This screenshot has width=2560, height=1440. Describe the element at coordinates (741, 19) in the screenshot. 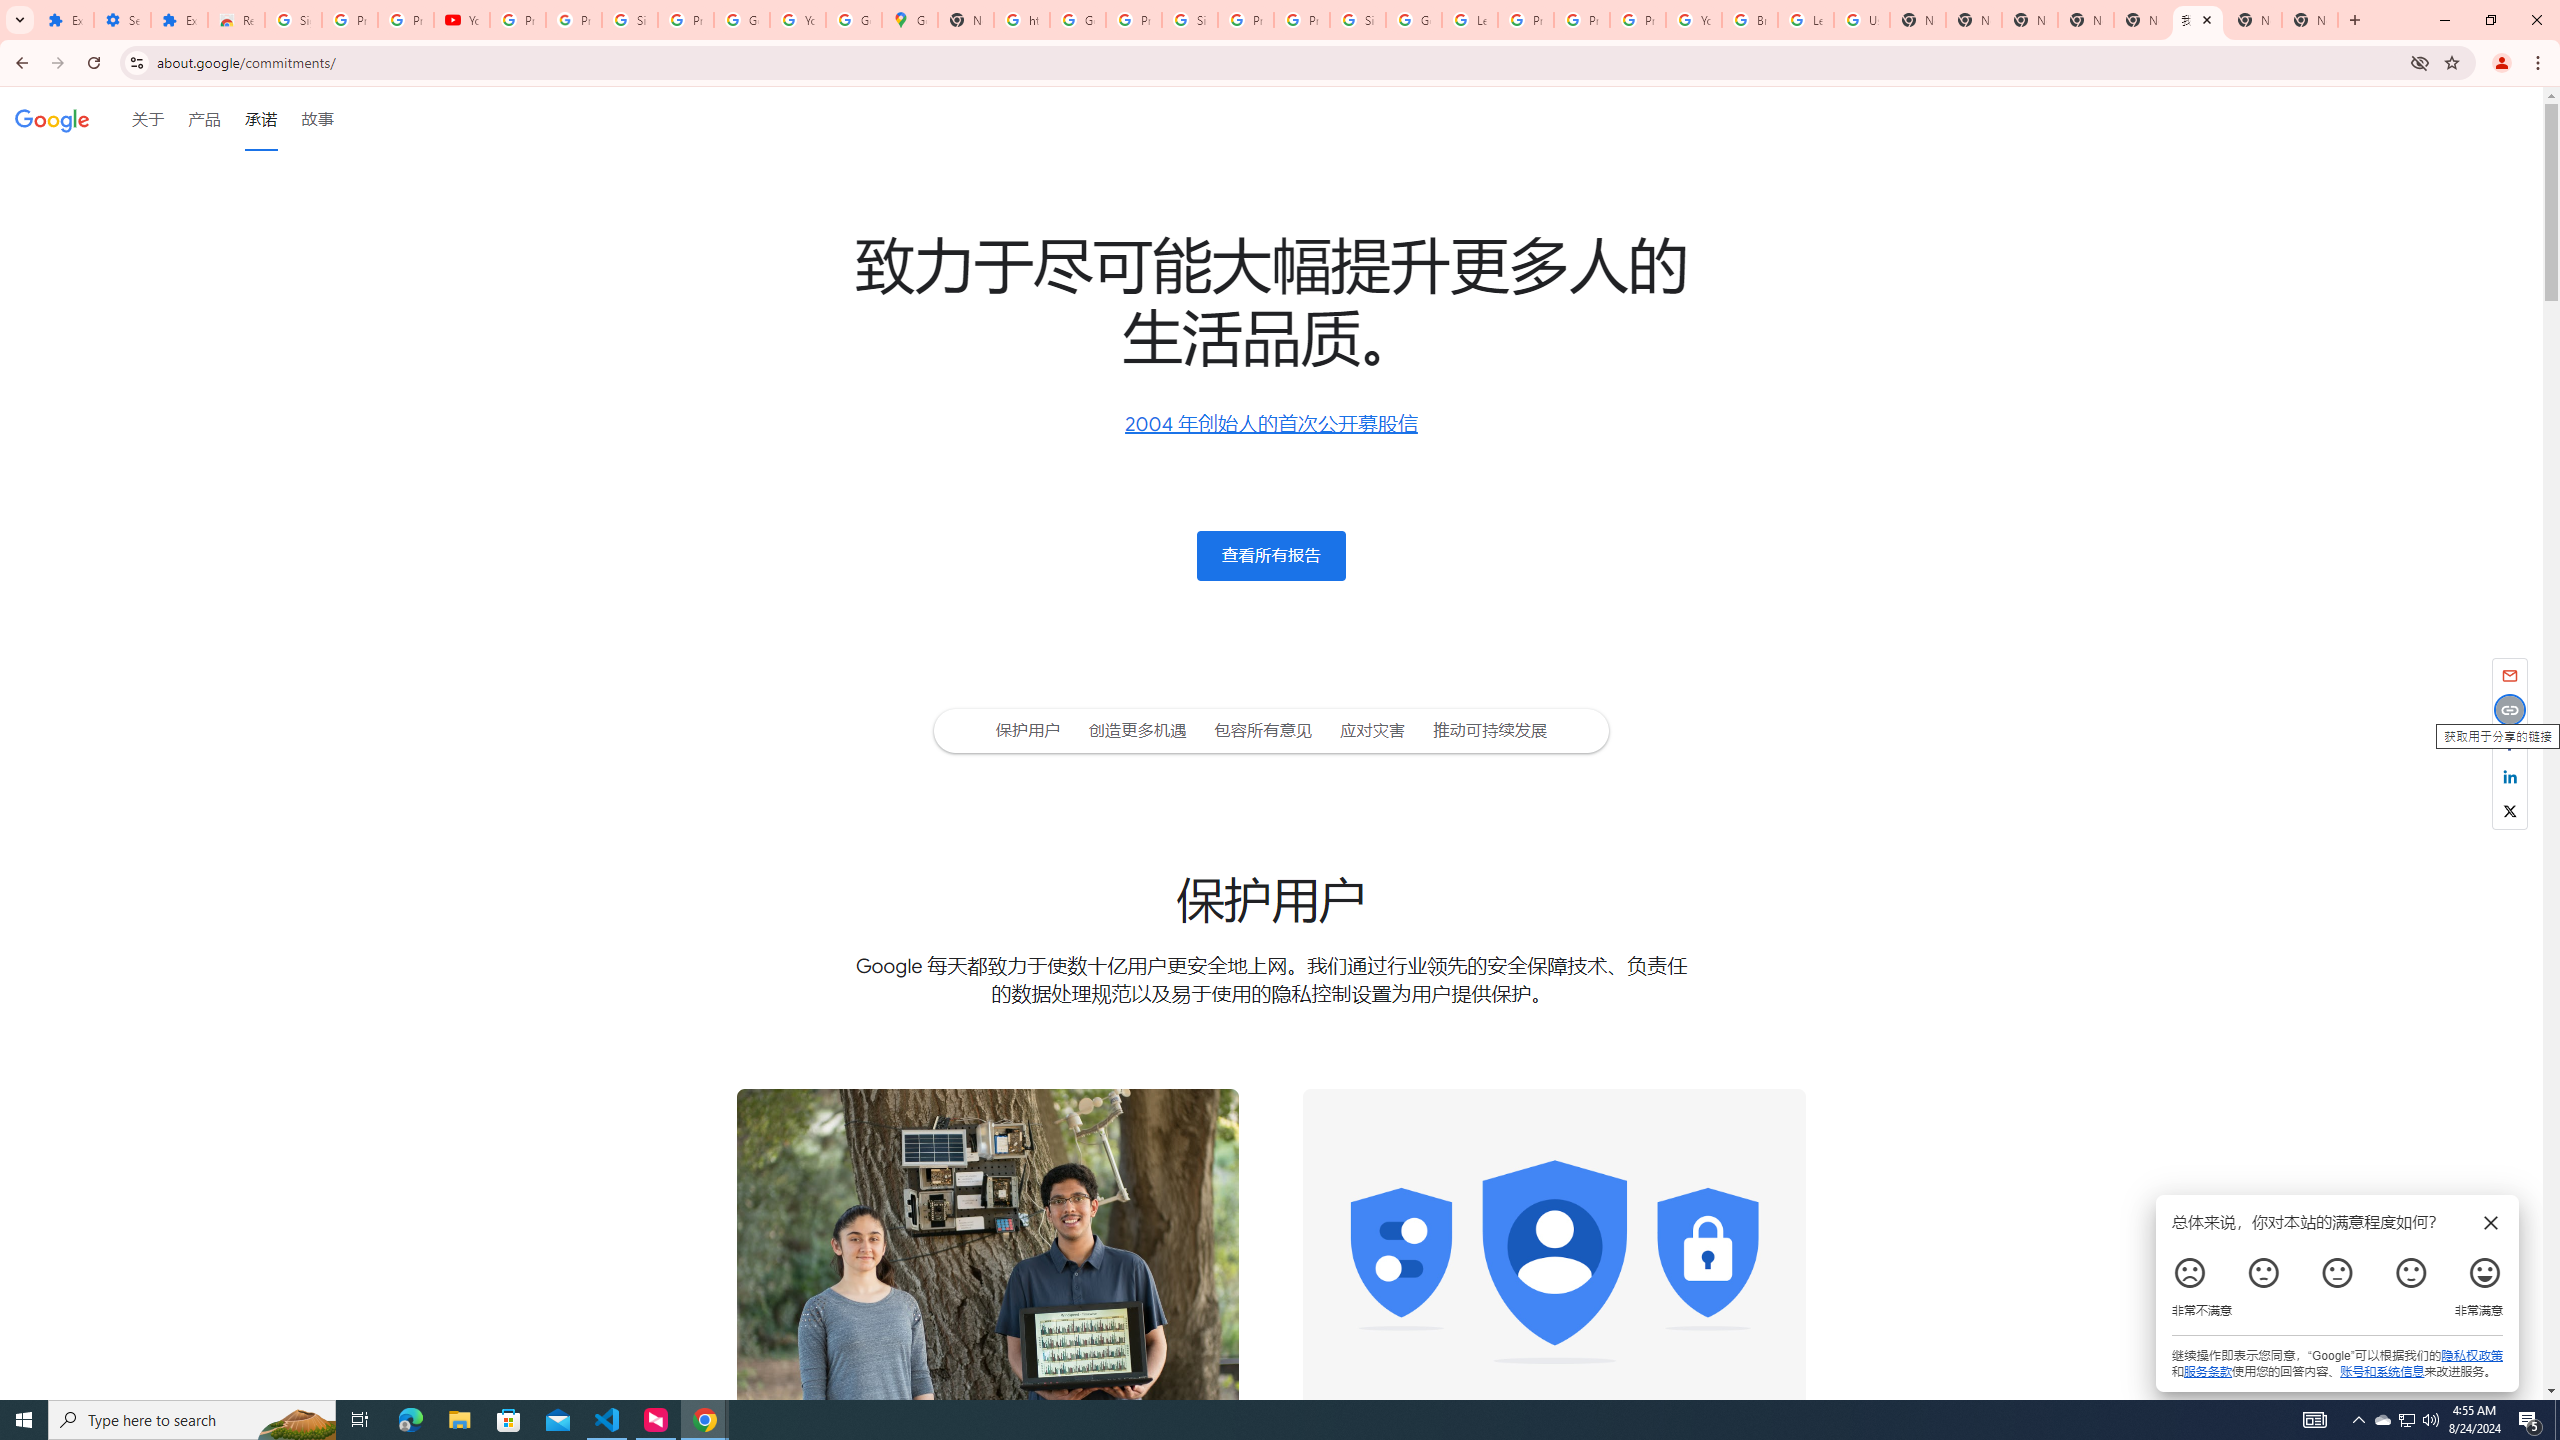

I see `'Google Account'` at that location.